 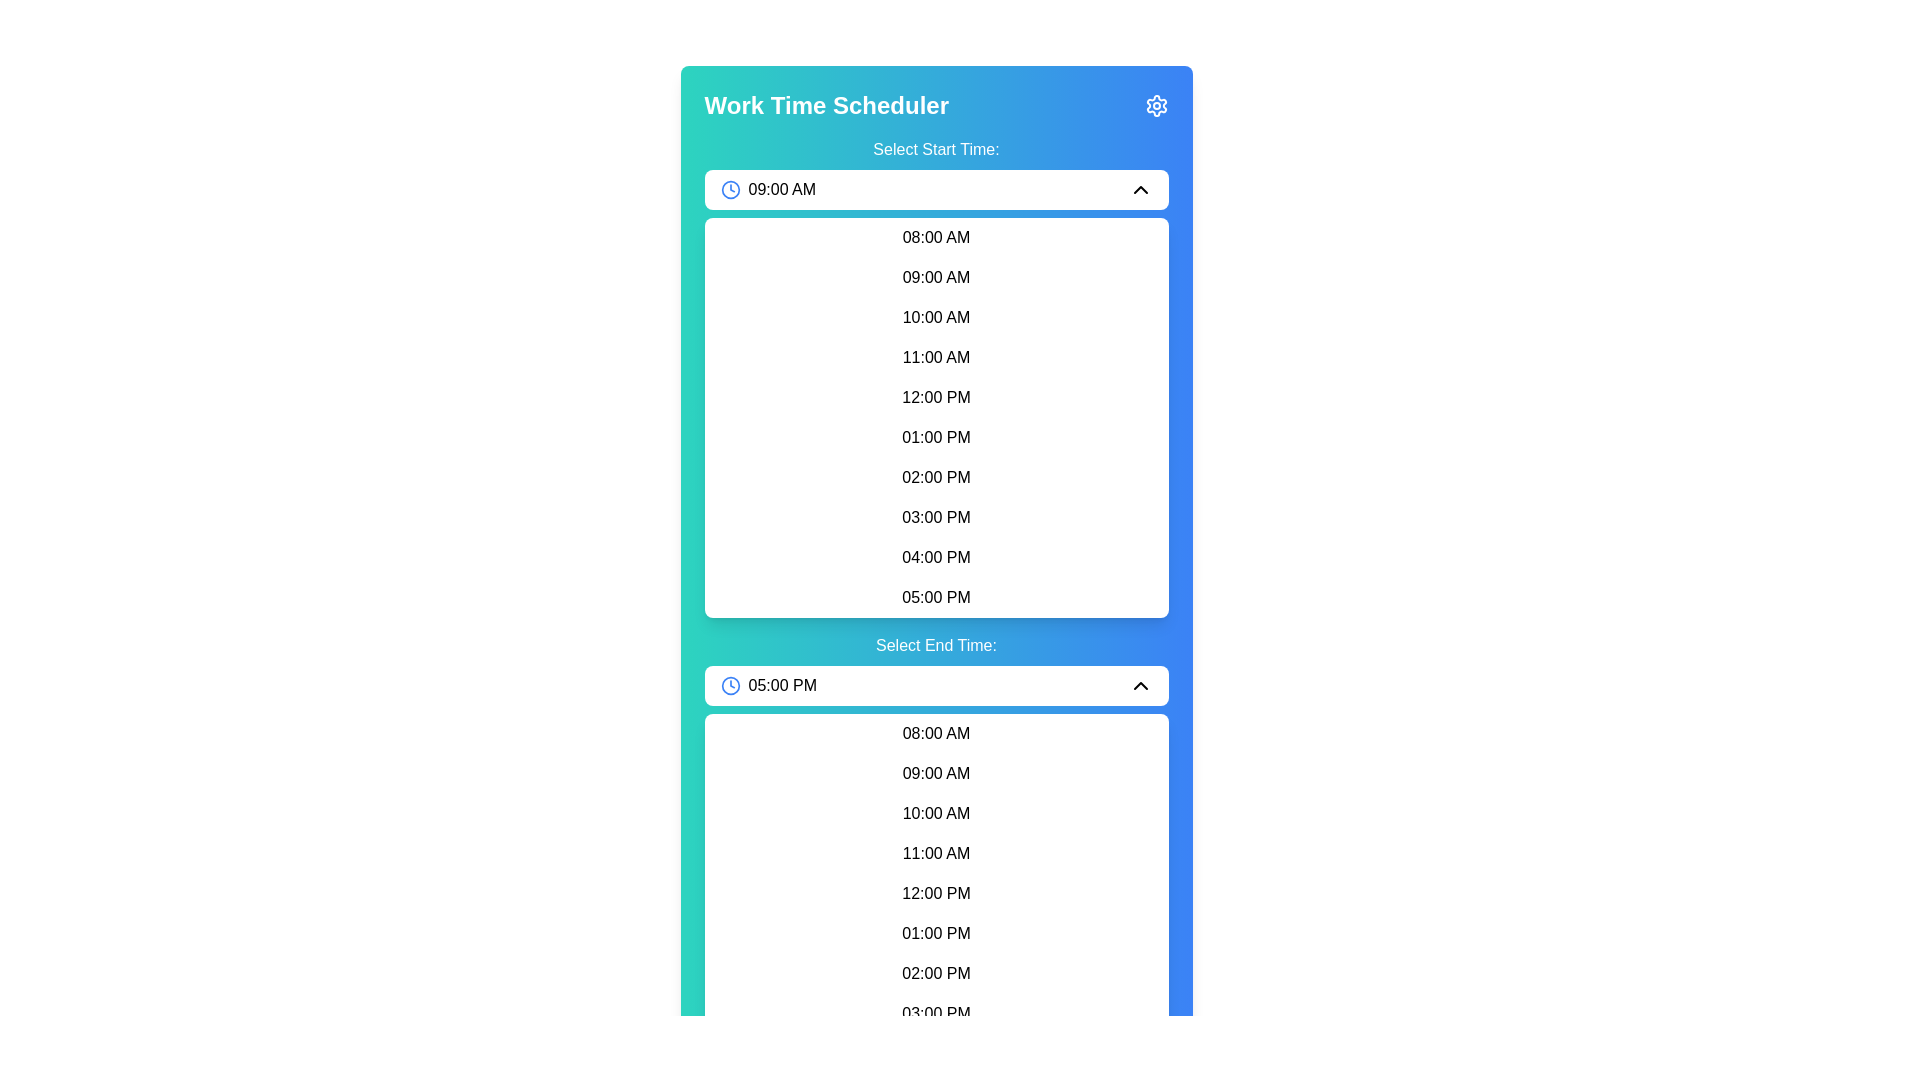 I want to click on the 'Work Time Scheduler' text in the Header section to possibly reveal more information, so click(x=935, y=105).